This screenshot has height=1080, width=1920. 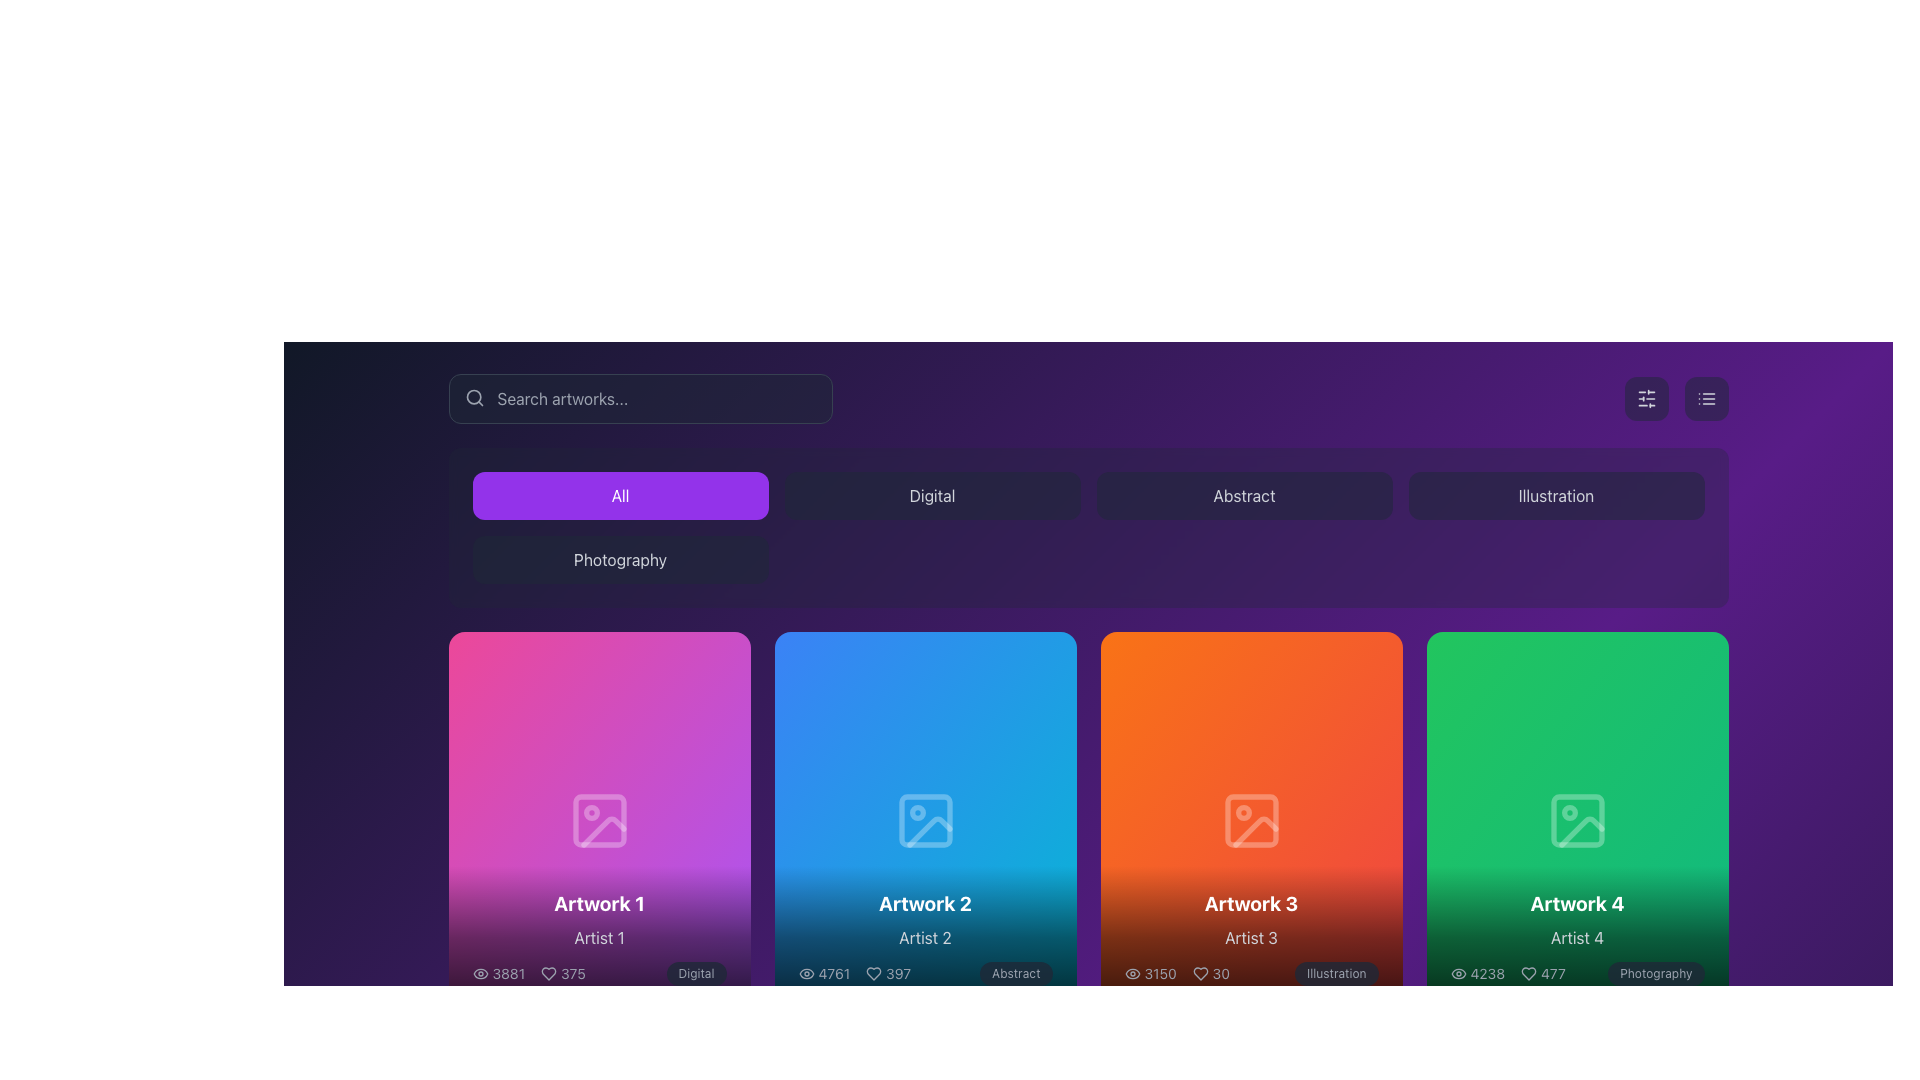 I want to click on the text label displaying 'Artwork 4' in bold white font, located on the green card towards the bottom, central to other text labels, so click(x=1576, y=903).